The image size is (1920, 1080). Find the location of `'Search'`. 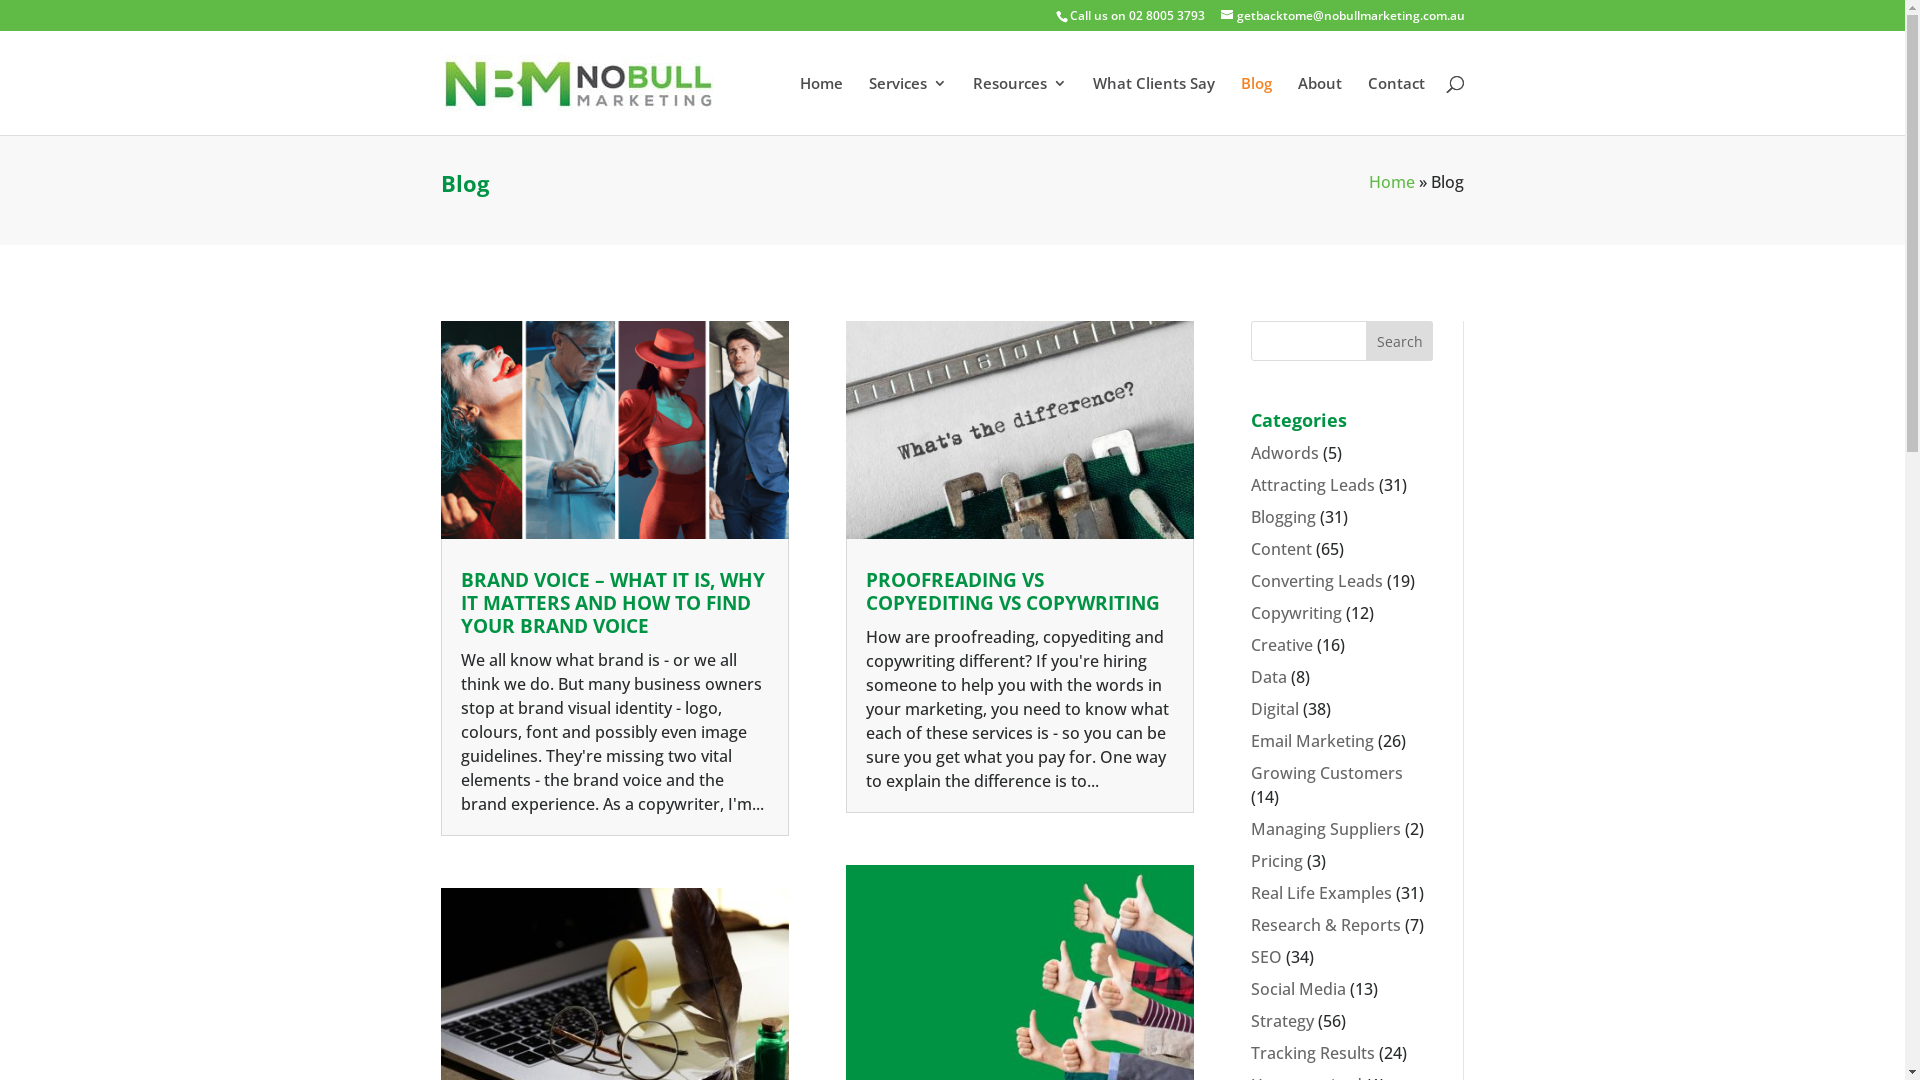

'Search' is located at coordinates (1399, 339).